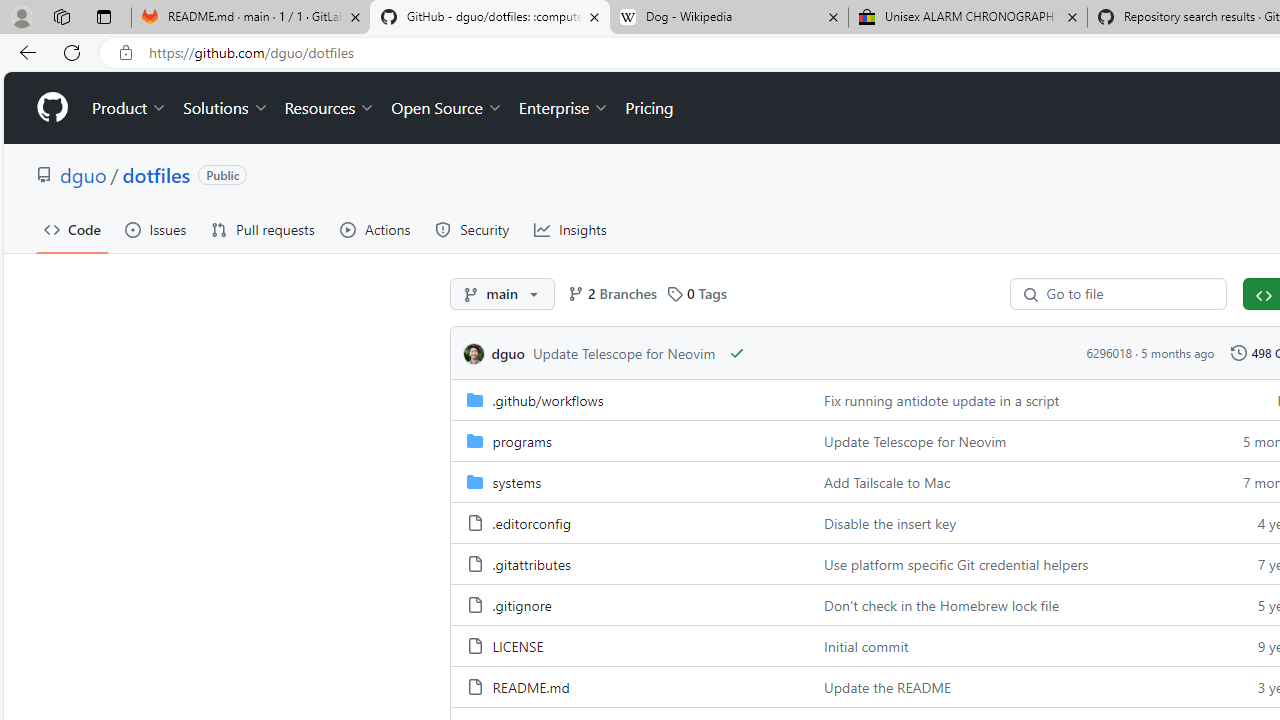  What do you see at coordinates (262, 229) in the screenshot?
I see `'Pull requests'` at bounding box center [262, 229].